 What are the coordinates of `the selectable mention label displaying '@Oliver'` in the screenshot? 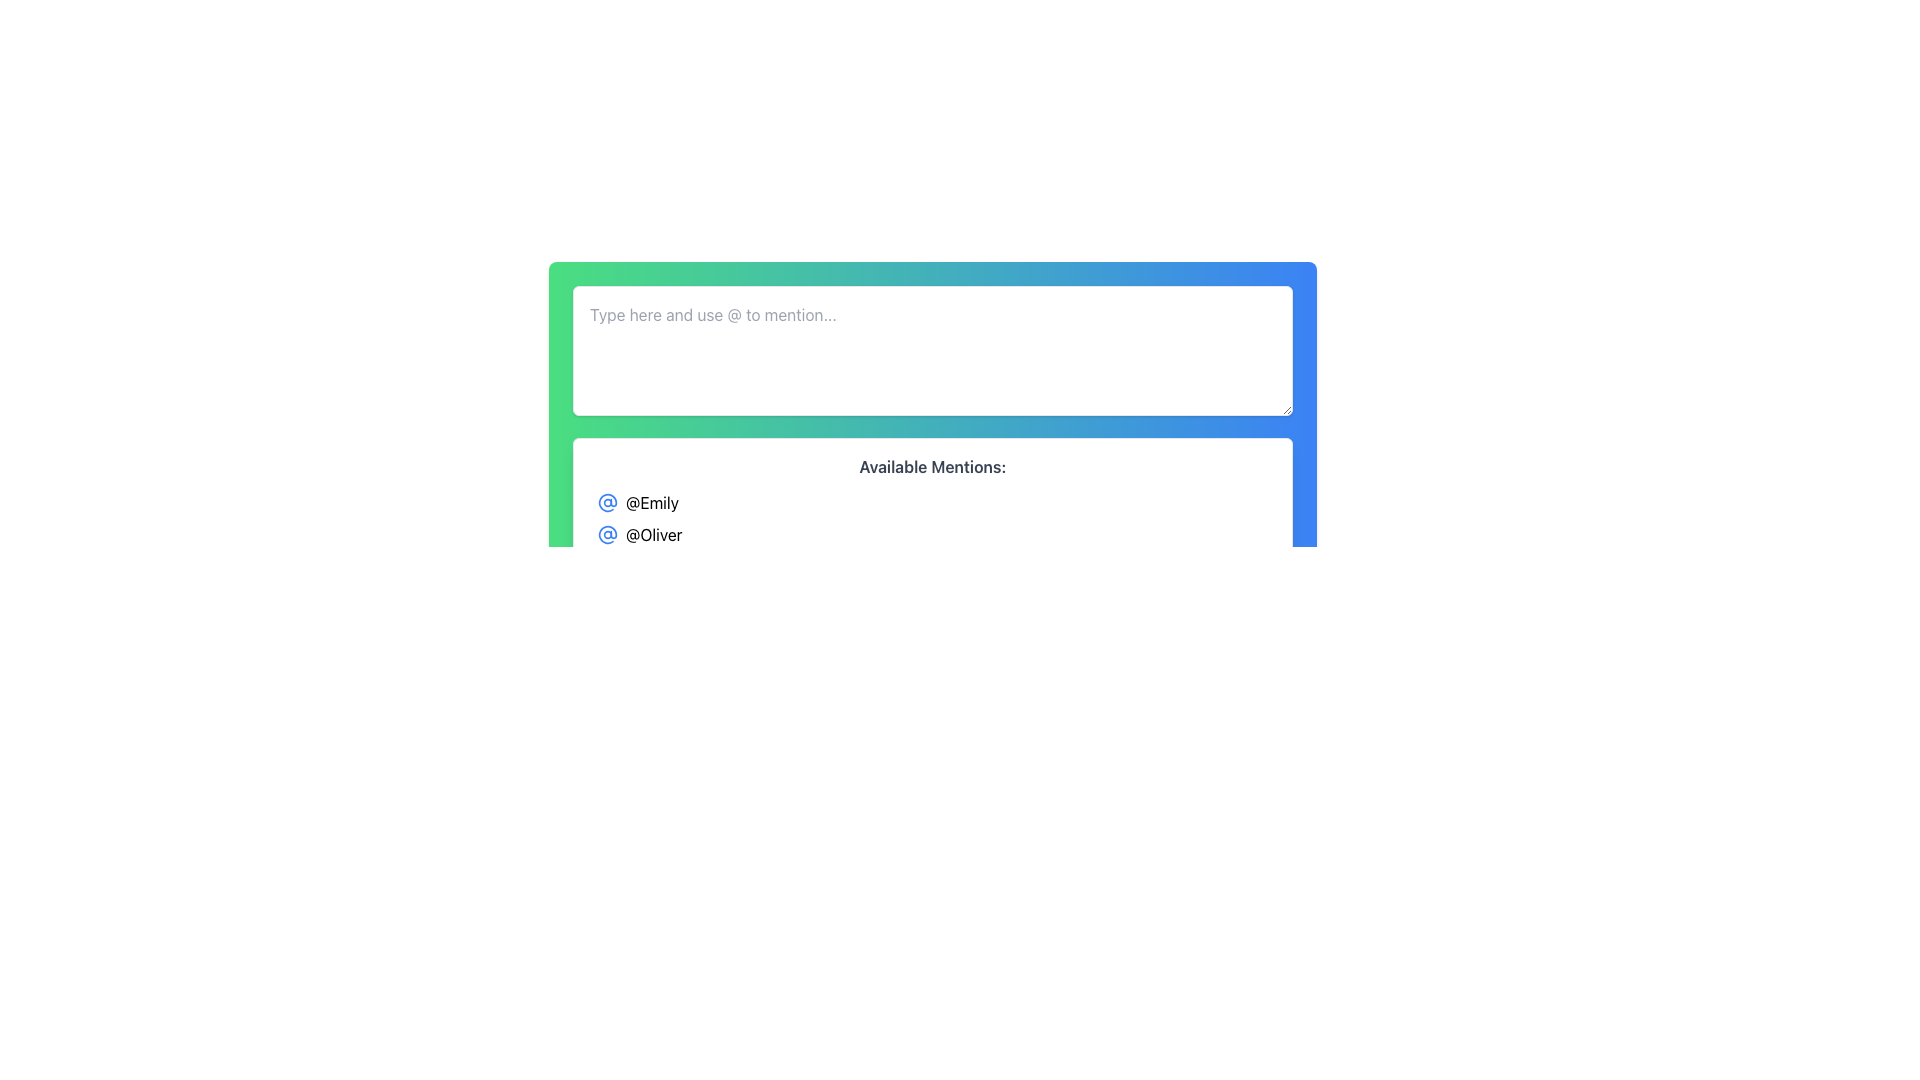 It's located at (654, 534).